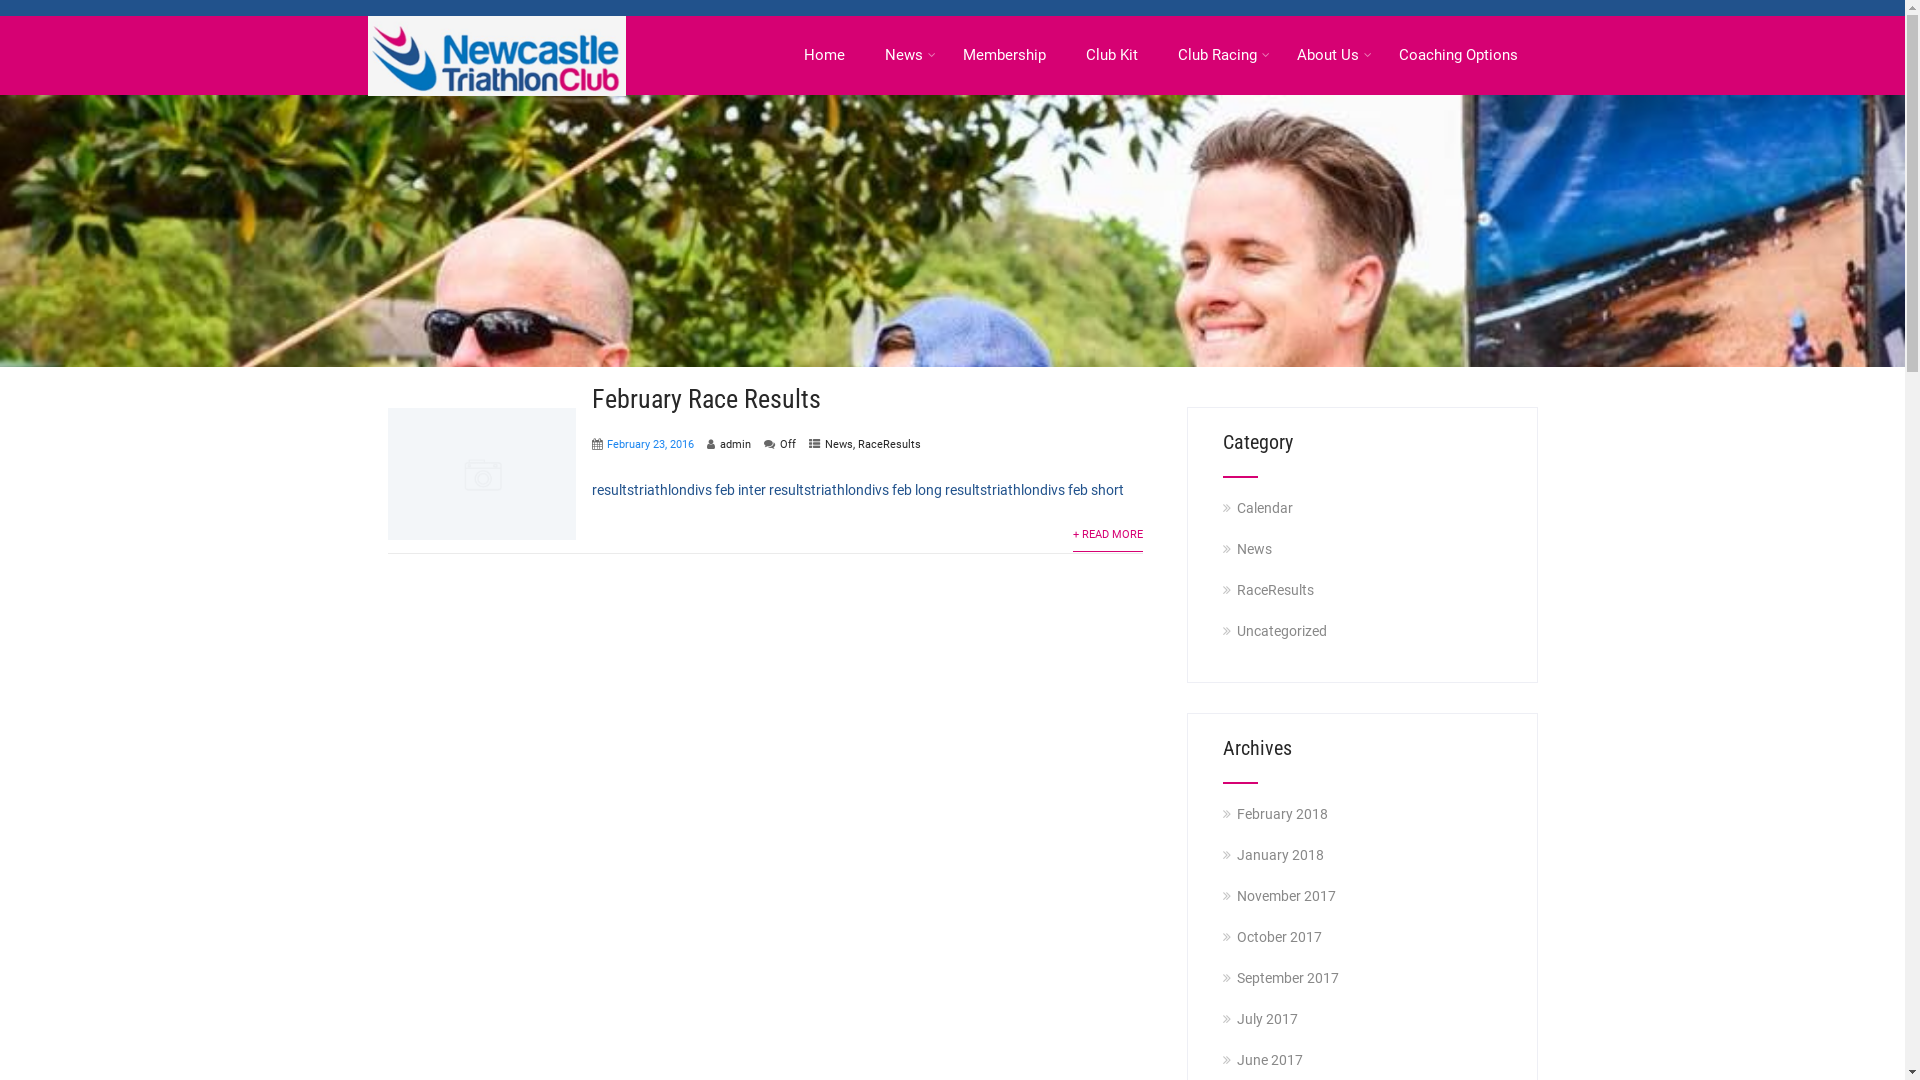  What do you see at coordinates (1326, 54) in the screenshot?
I see `'About Us'` at bounding box center [1326, 54].